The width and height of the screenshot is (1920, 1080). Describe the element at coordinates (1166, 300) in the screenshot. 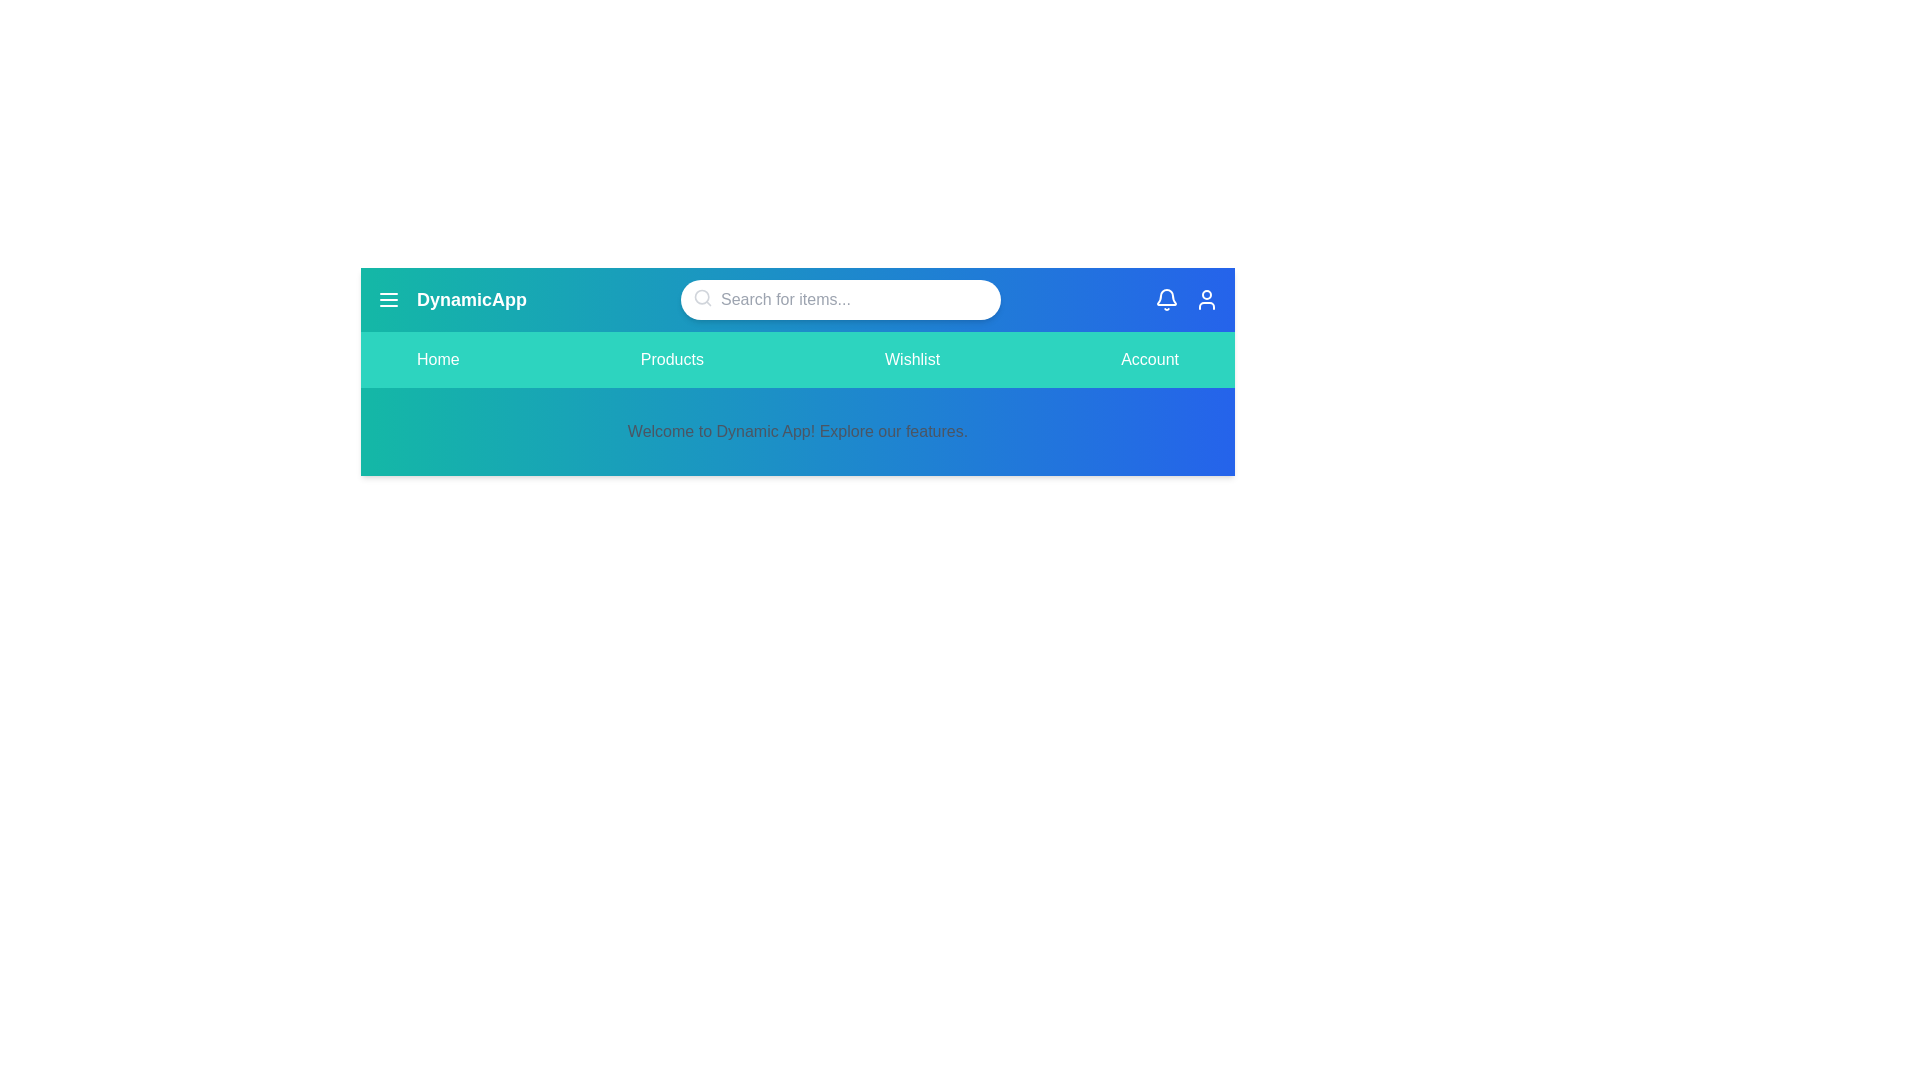

I see `the bell icon to view notifications` at that location.